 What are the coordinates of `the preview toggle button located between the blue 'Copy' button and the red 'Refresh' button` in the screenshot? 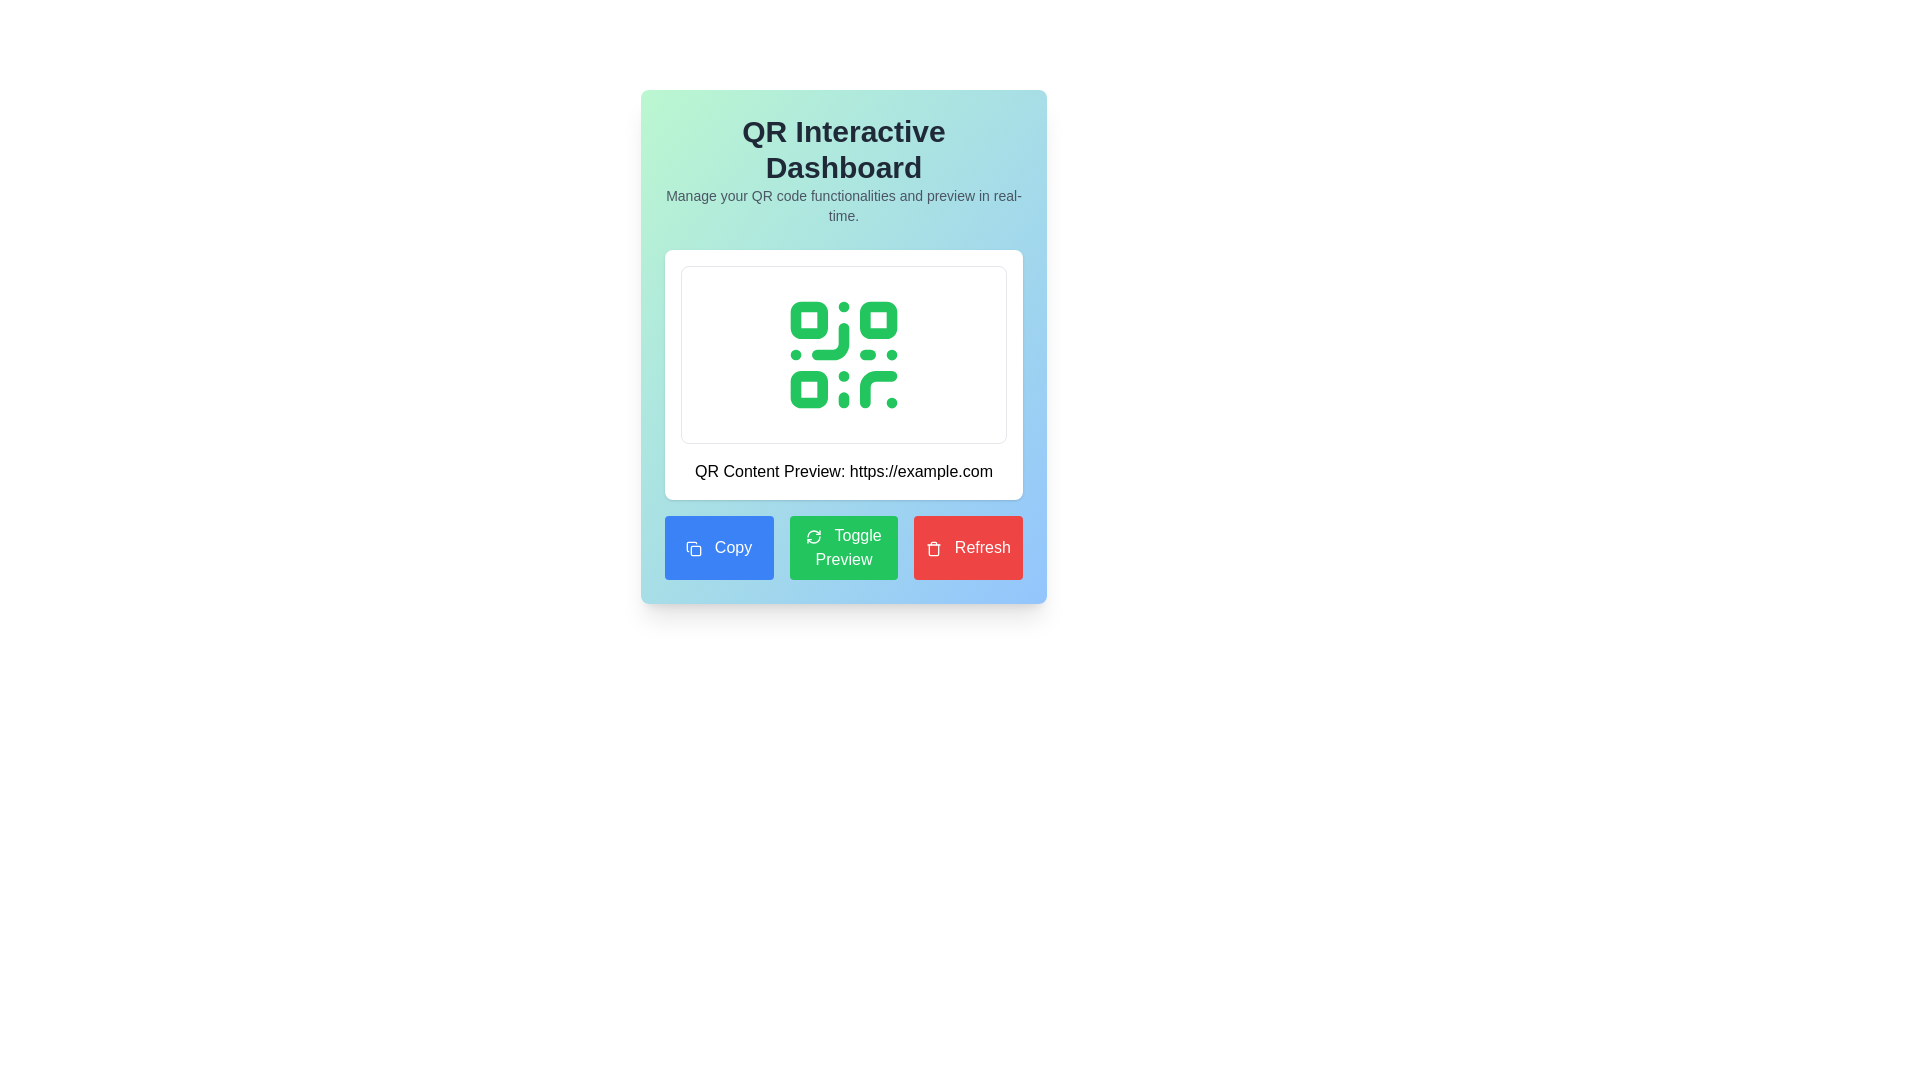 It's located at (844, 547).